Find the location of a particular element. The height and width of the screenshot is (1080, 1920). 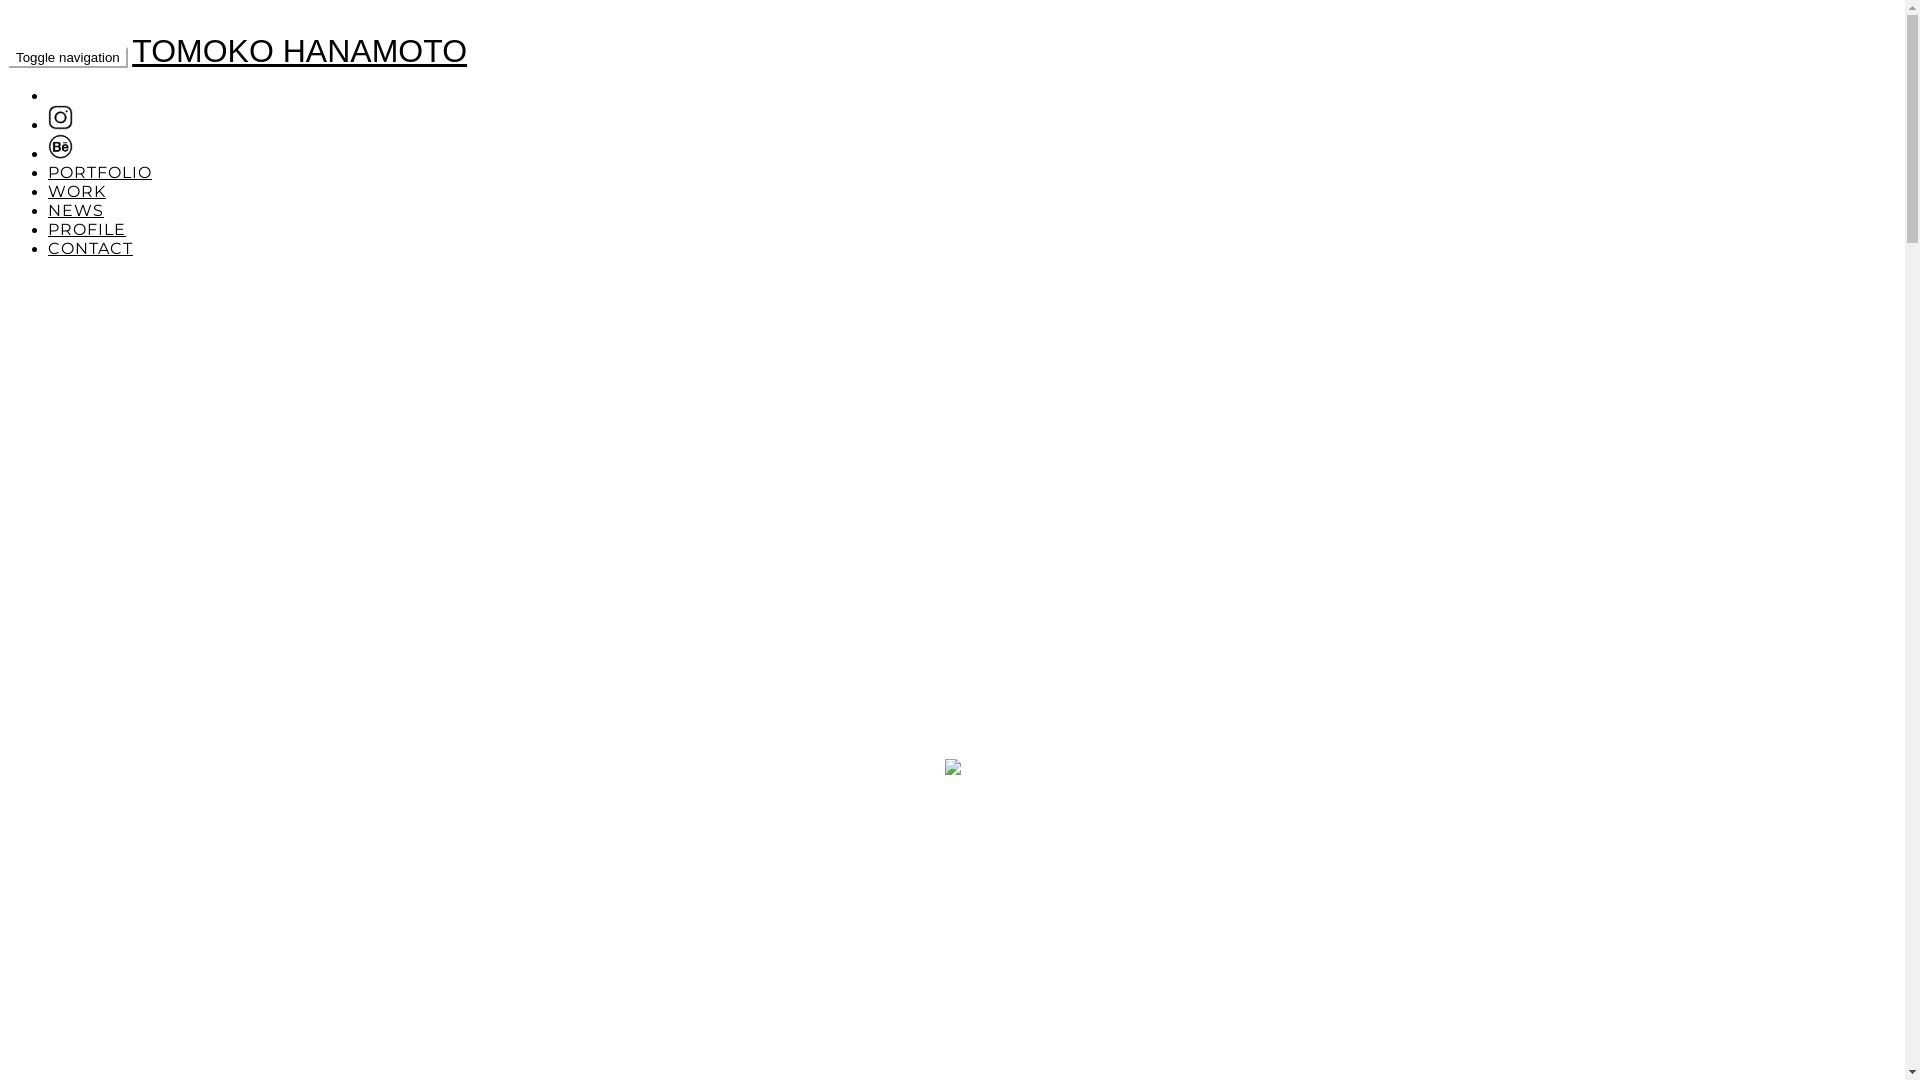

'NEWS' is located at coordinates (48, 210).